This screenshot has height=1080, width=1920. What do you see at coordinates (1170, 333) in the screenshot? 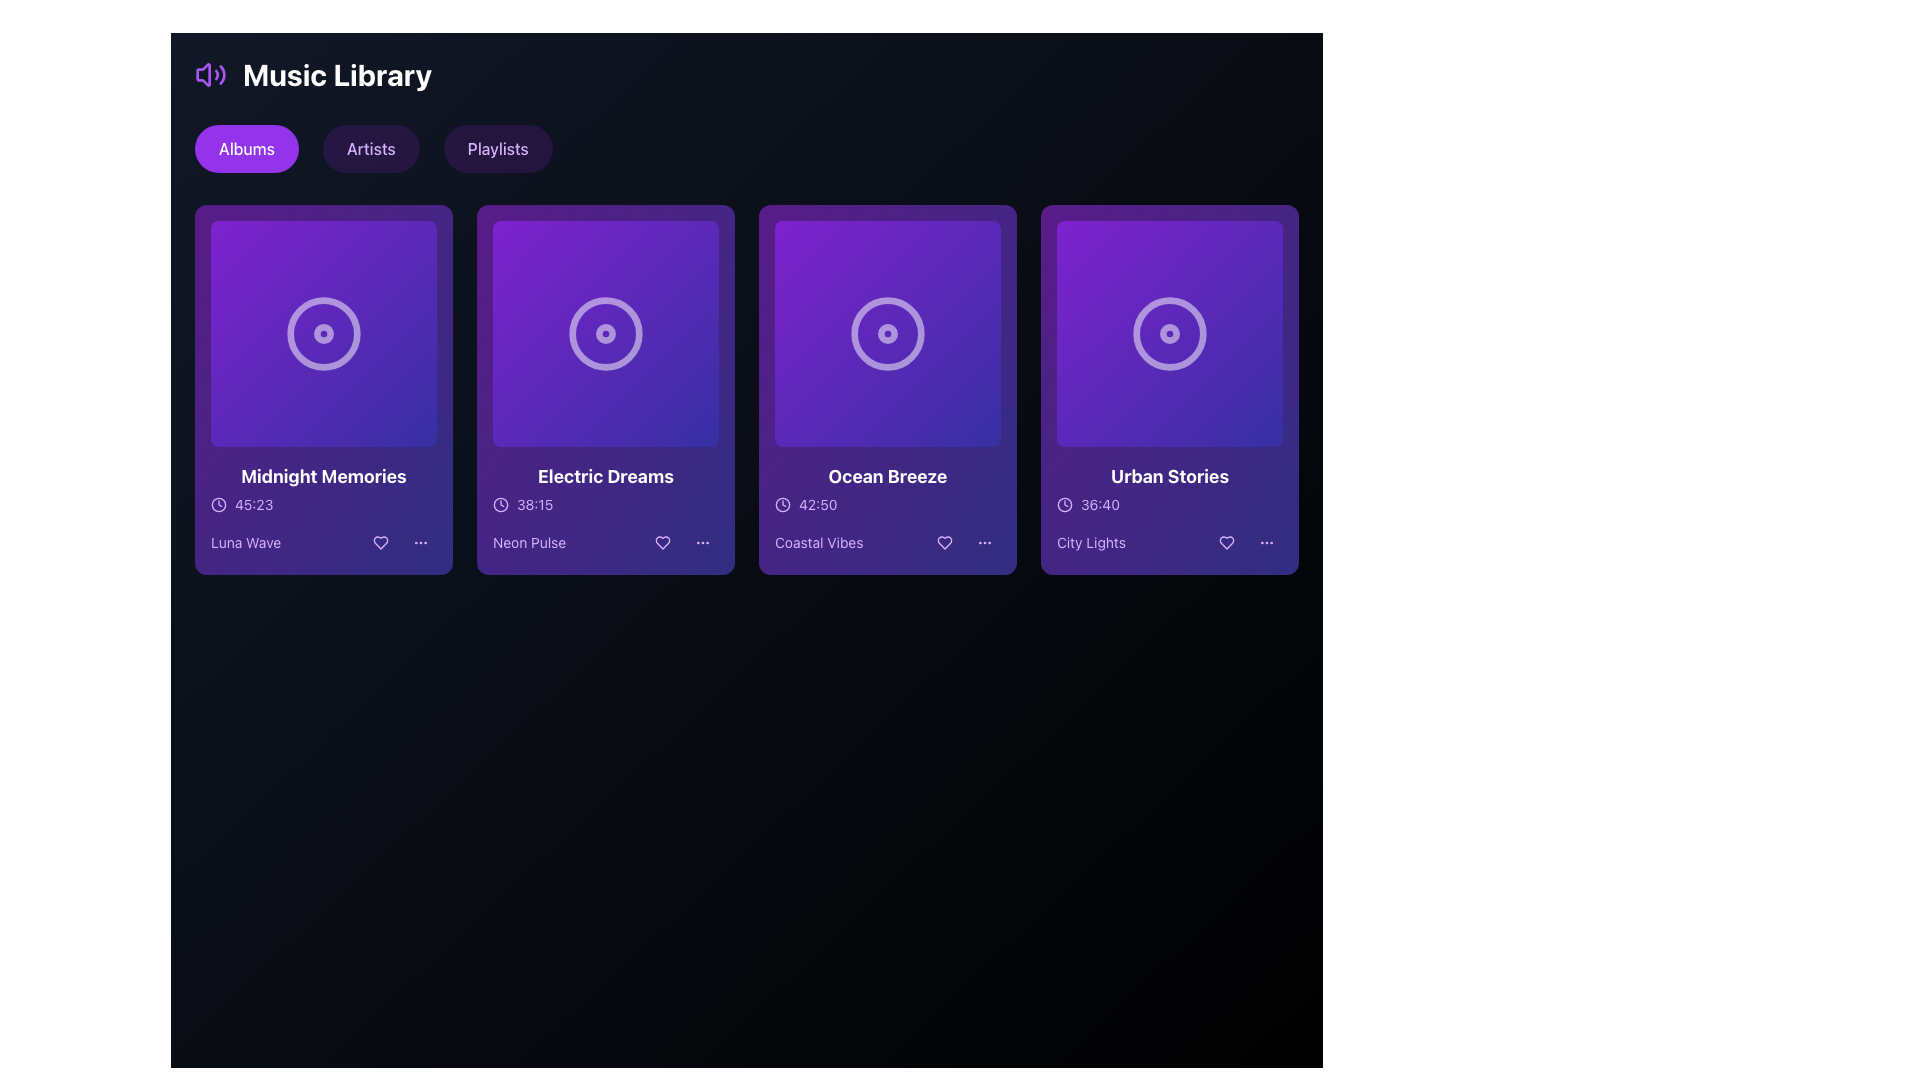
I see `the outer circle of the double-ring icon located centrally within the 'Urban Stories' card on the rightmost side of the four cards` at bounding box center [1170, 333].